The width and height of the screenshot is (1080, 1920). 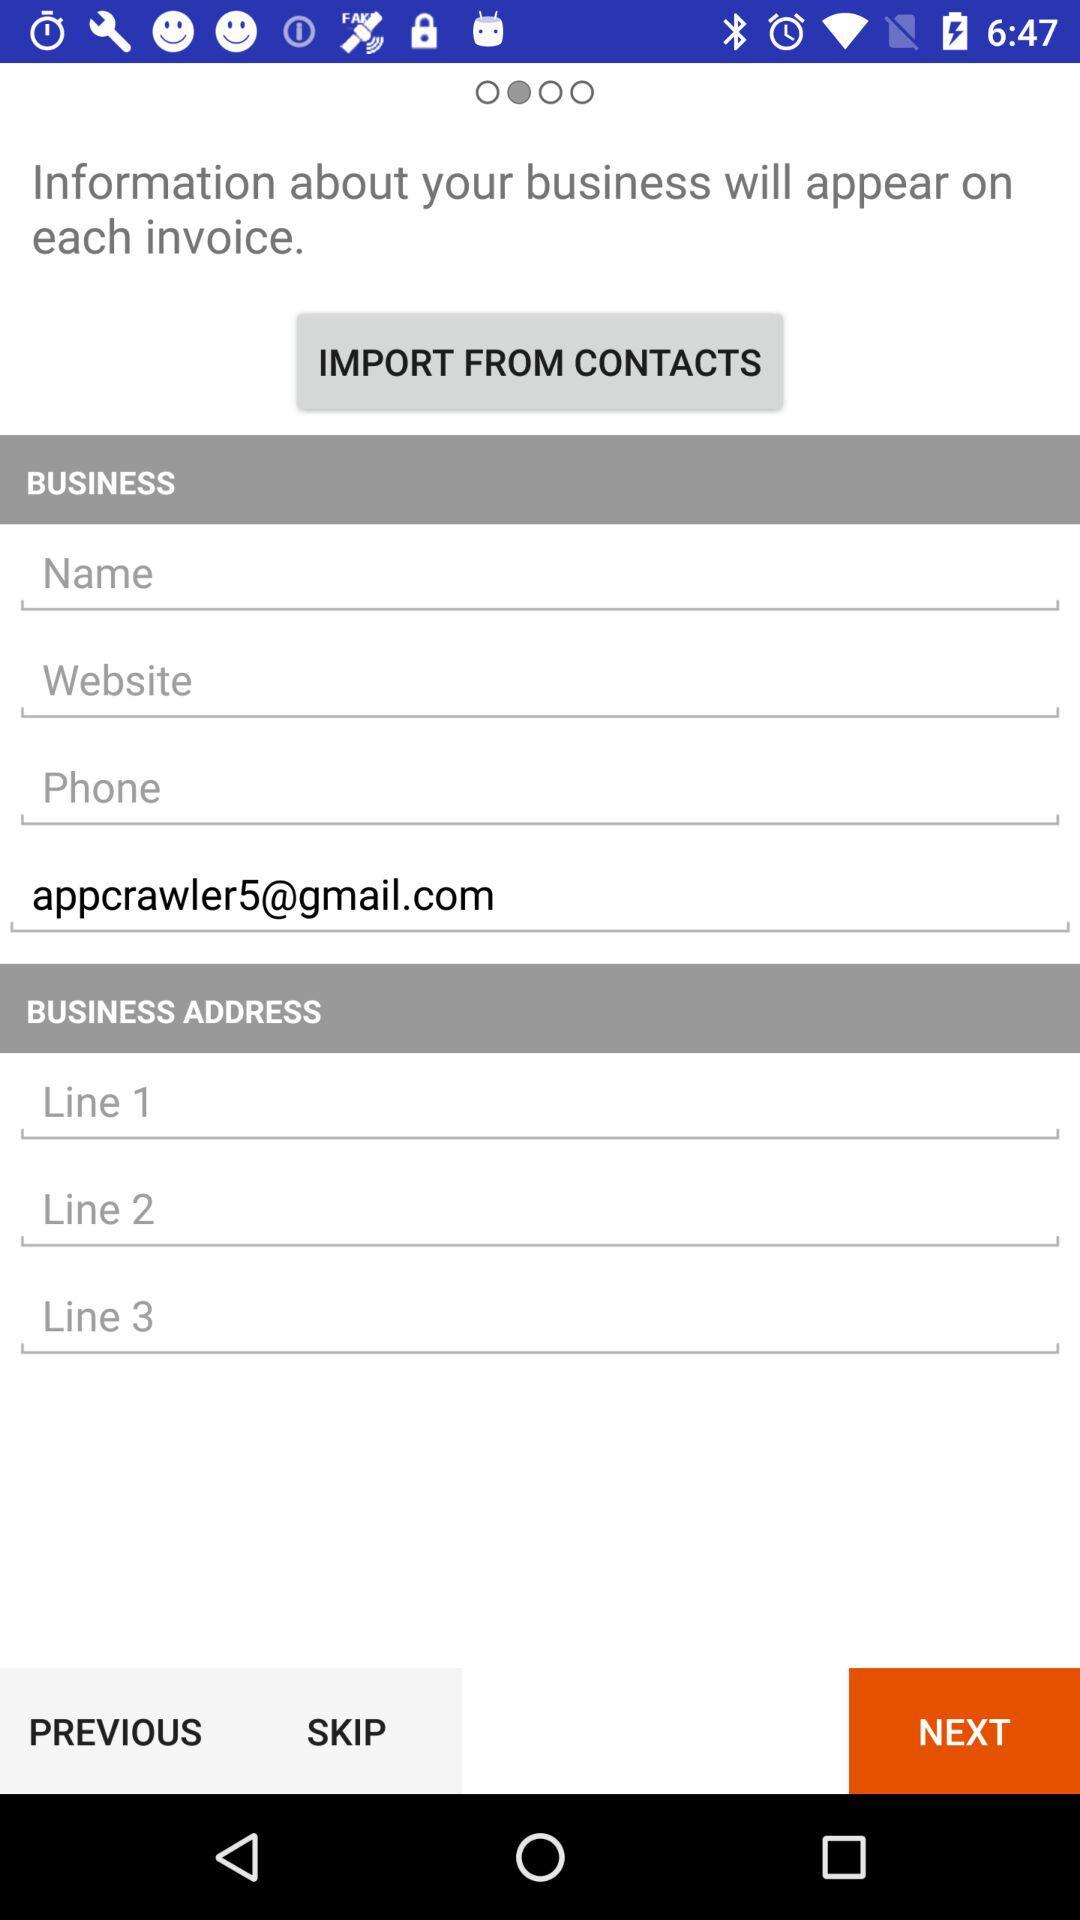 What do you see at coordinates (540, 1100) in the screenshot?
I see `business address line 1` at bounding box center [540, 1100].